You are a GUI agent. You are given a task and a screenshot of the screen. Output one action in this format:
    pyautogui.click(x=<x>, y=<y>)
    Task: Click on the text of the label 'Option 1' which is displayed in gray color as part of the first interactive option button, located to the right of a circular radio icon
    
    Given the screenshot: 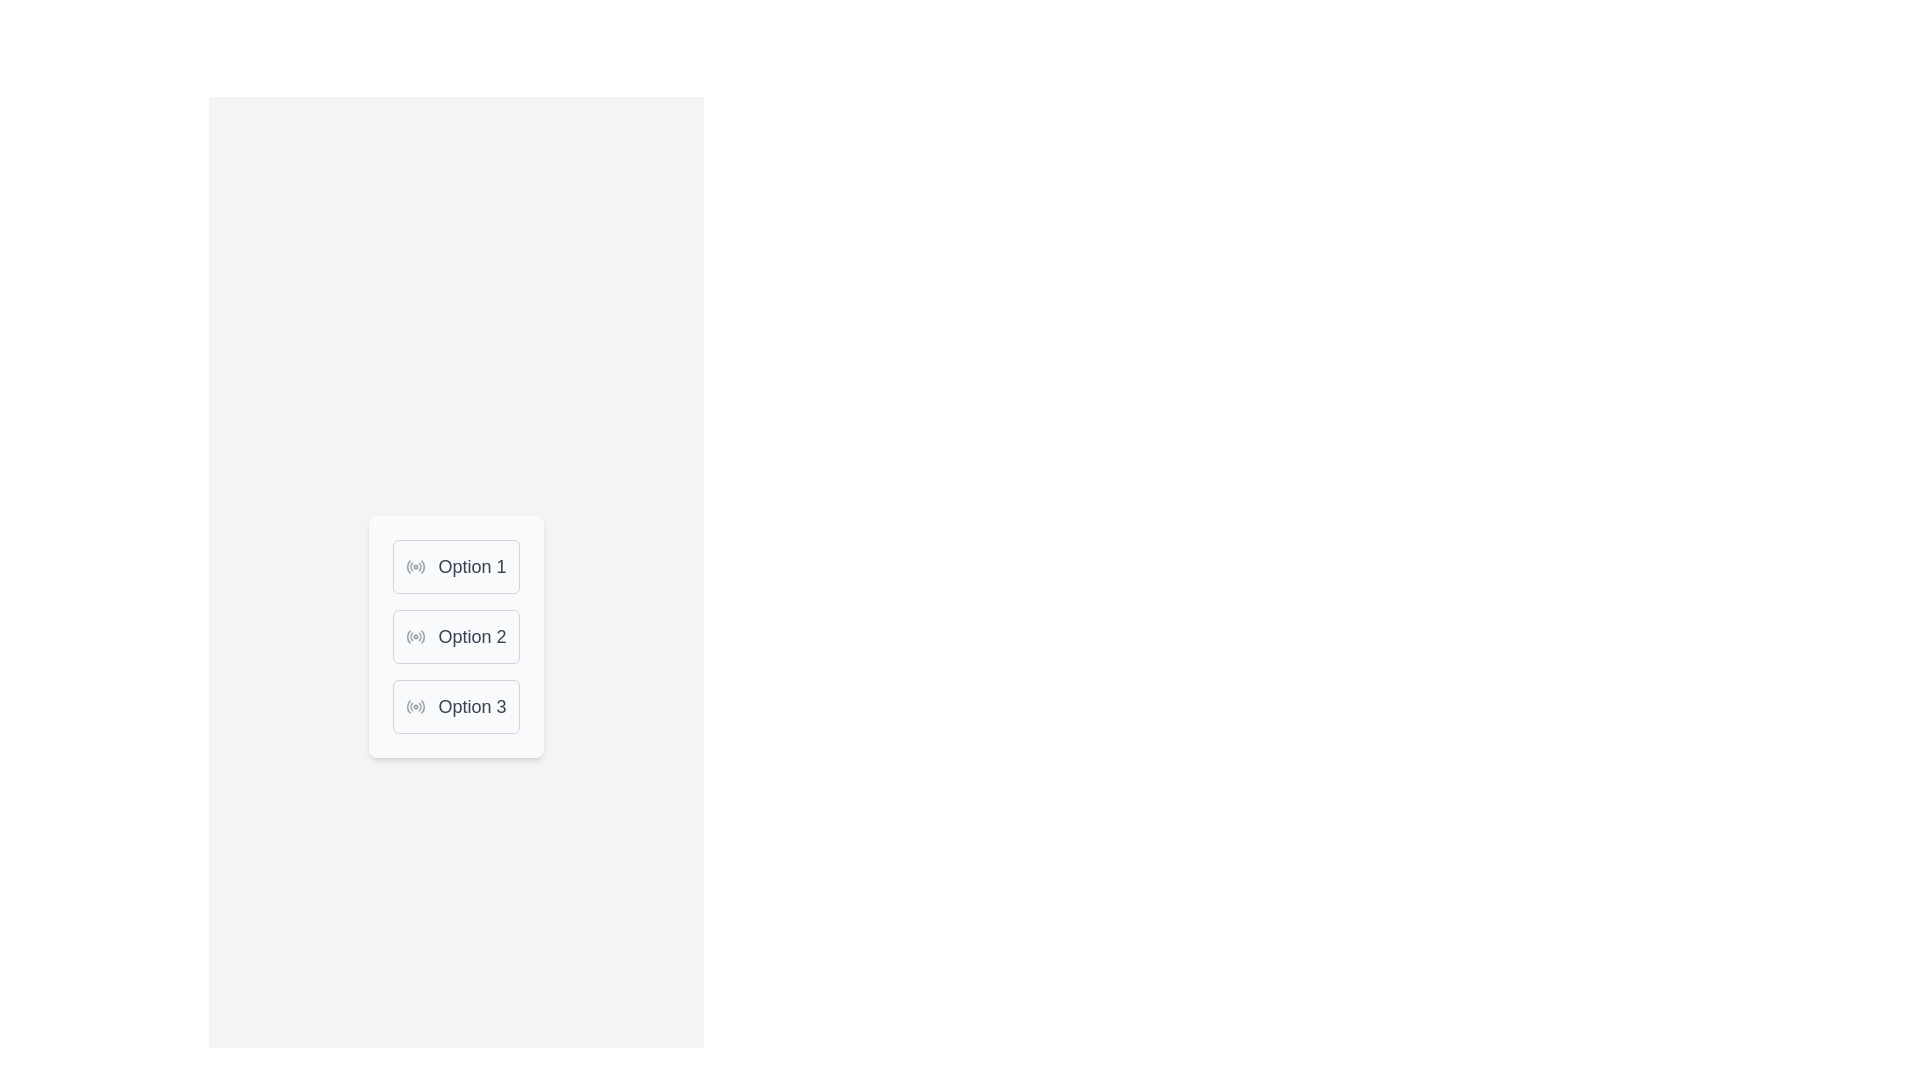 What is the action you would take?
    pyautogui.click(x=471, y=567)
    